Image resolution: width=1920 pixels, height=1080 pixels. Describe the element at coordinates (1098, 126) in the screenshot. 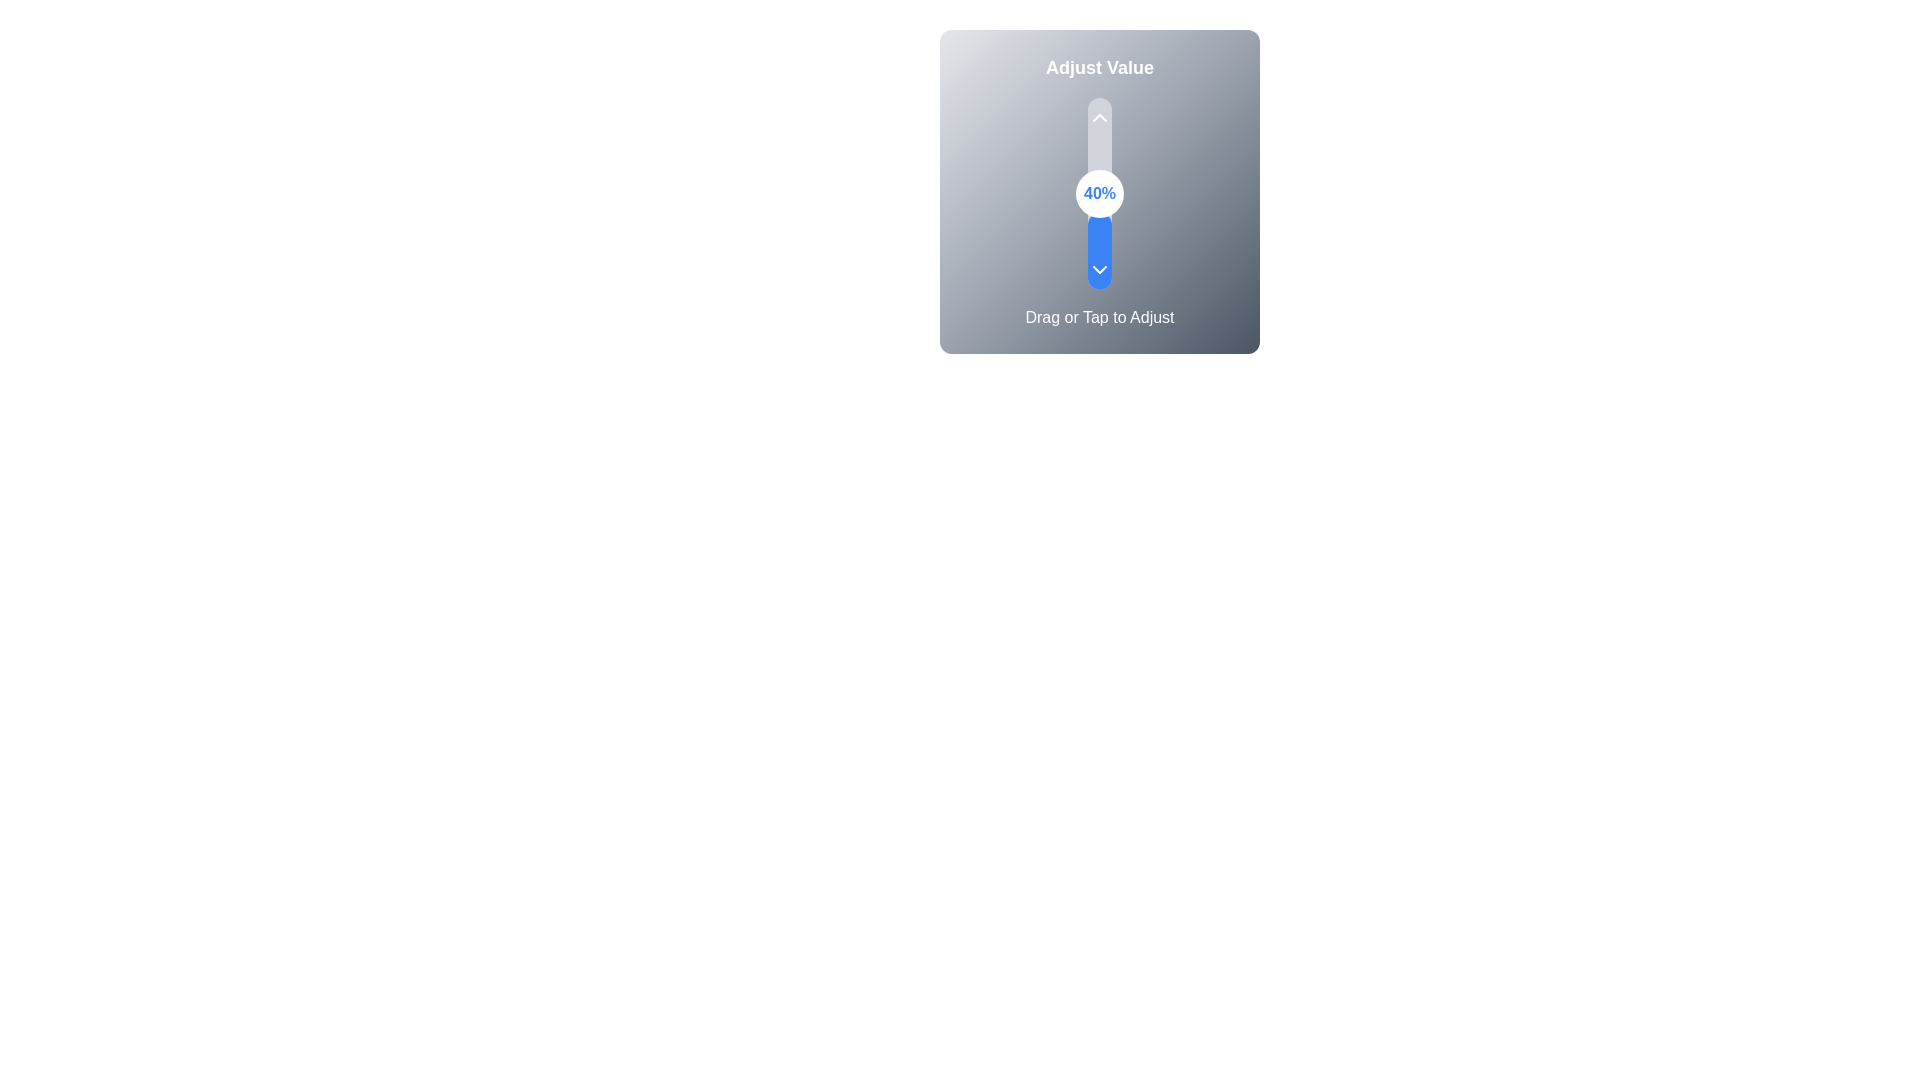

I see `the slider value` at that location.